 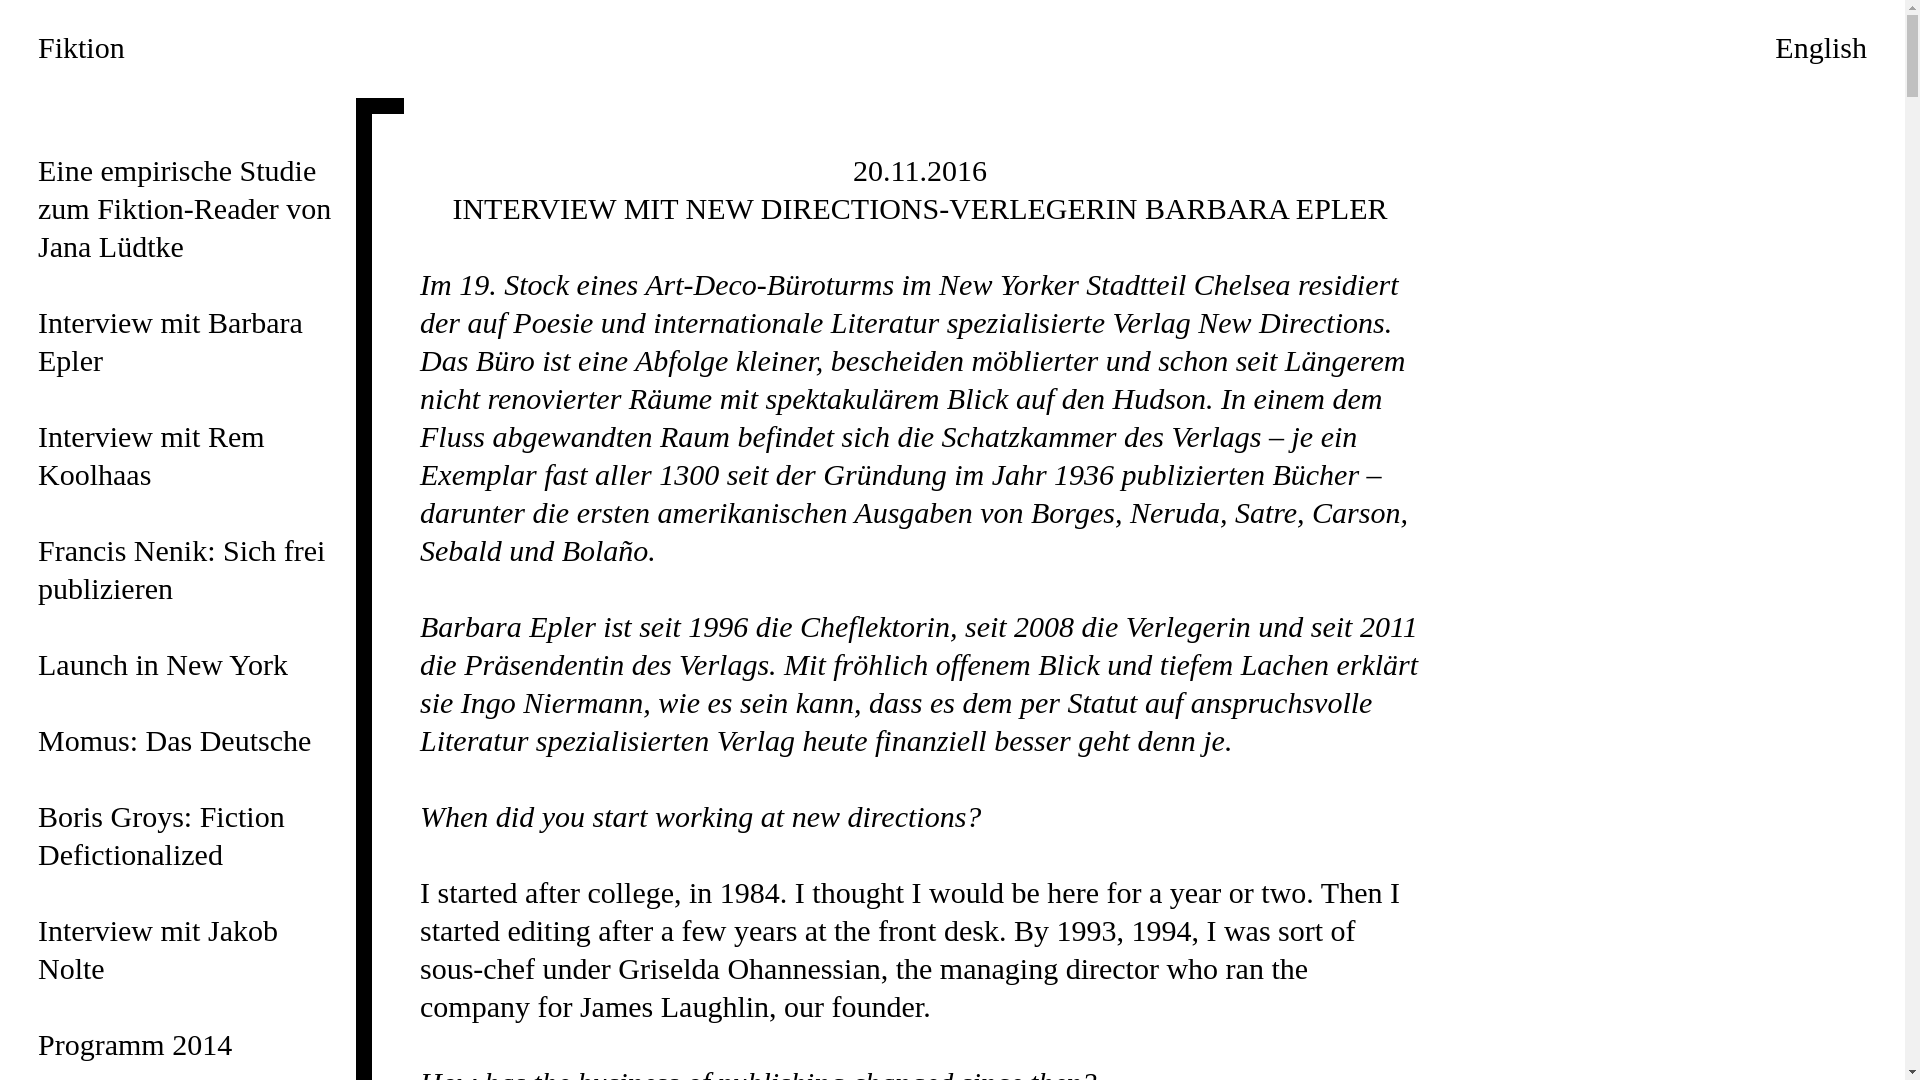 I want to click on 'Launch in New York', so click(x=163, y=664).